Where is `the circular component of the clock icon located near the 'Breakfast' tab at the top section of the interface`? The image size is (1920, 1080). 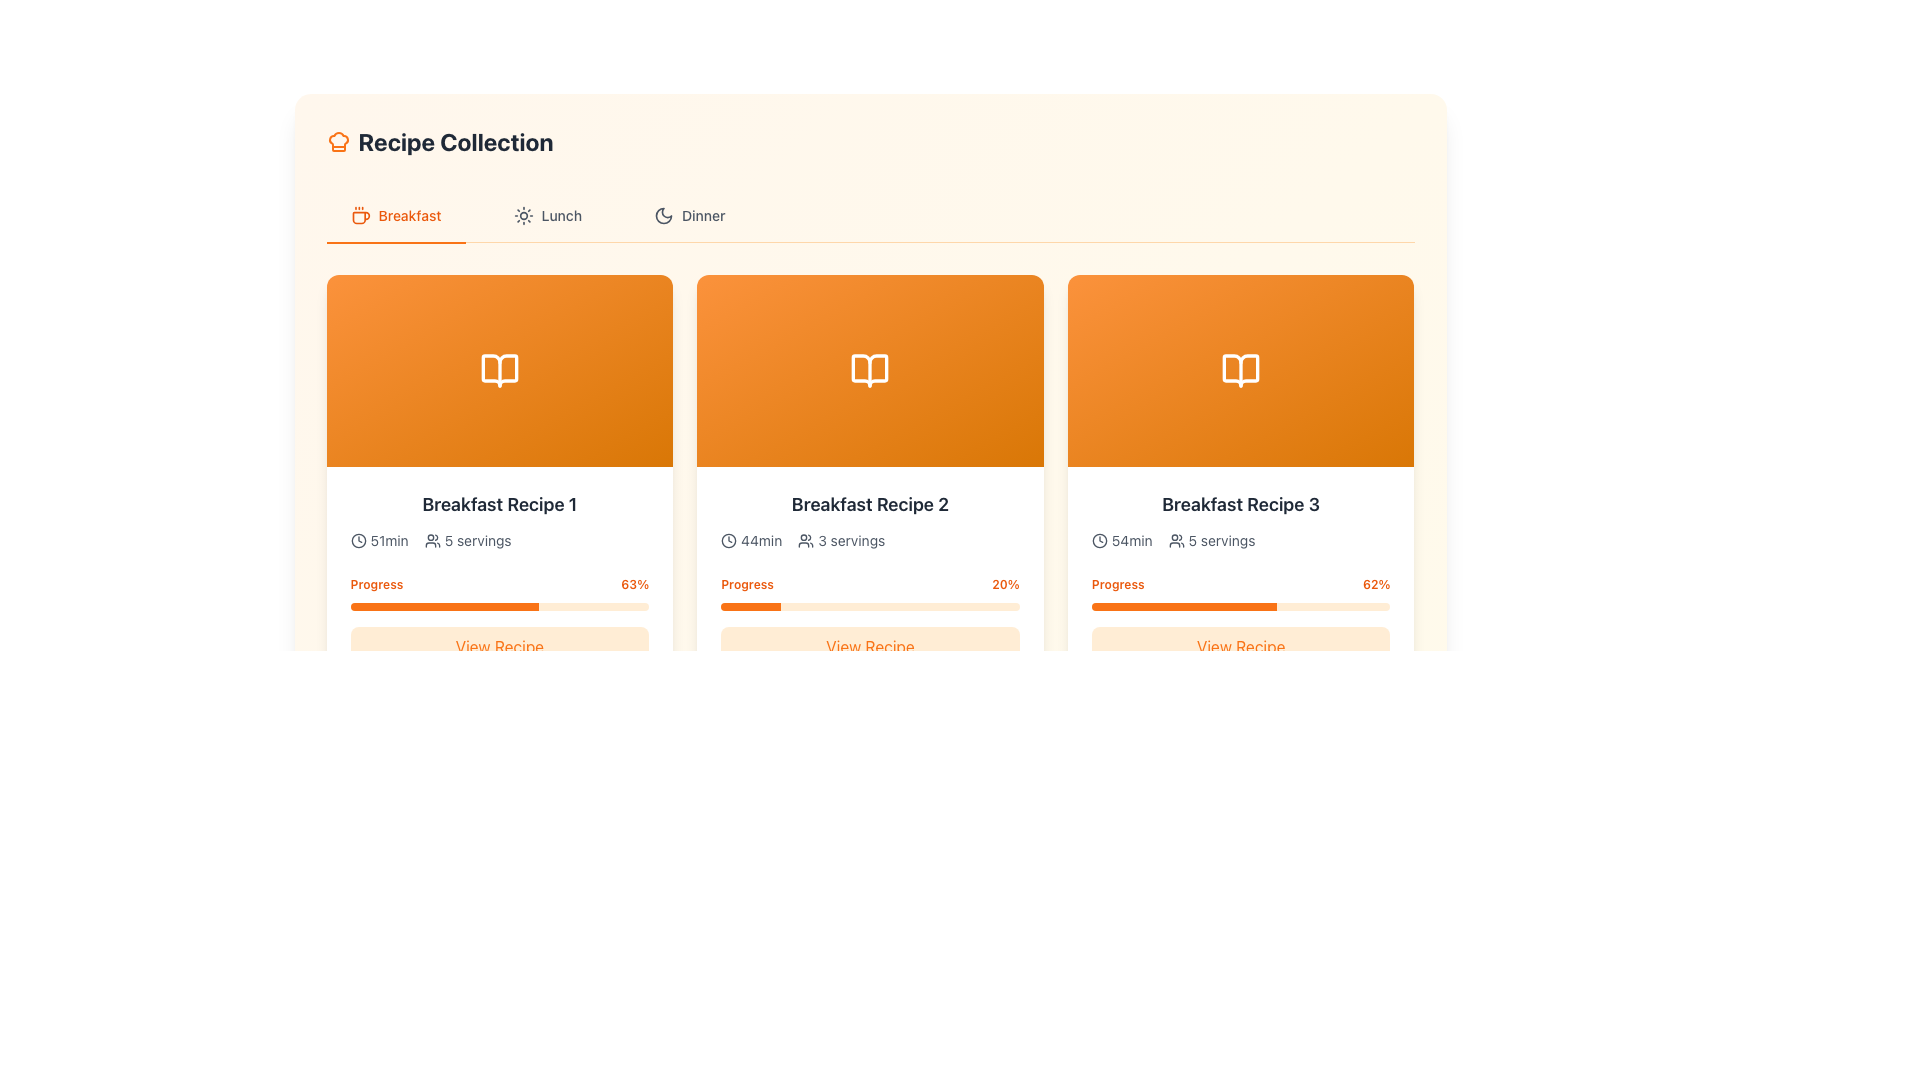 the circular component of the clock icon located near the 'Breakfast' tab at the top section of the interface is located at coordinates (1098, 540).